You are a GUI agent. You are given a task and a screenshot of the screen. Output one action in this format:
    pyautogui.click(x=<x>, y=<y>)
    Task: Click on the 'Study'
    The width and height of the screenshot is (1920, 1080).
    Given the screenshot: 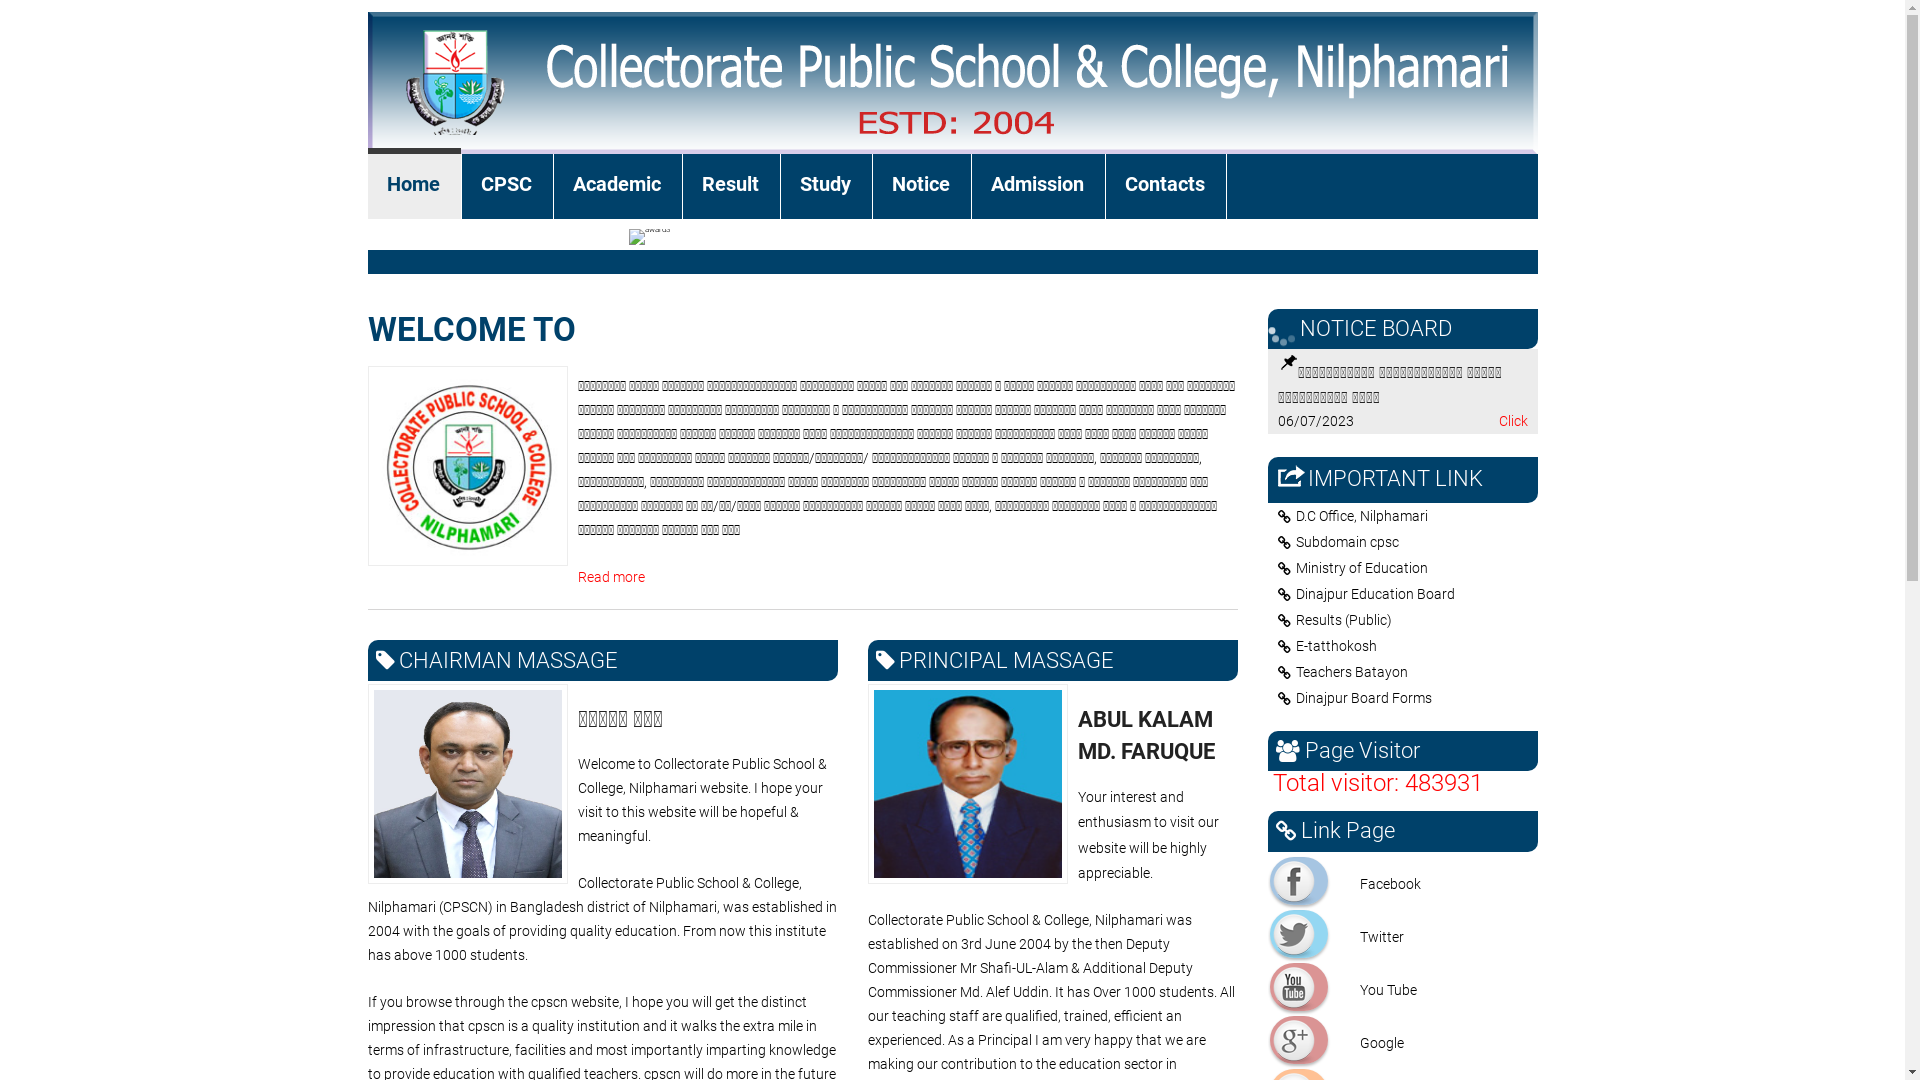 What is the action you would take?
    pyautogui.click(x=825, y=186)
    